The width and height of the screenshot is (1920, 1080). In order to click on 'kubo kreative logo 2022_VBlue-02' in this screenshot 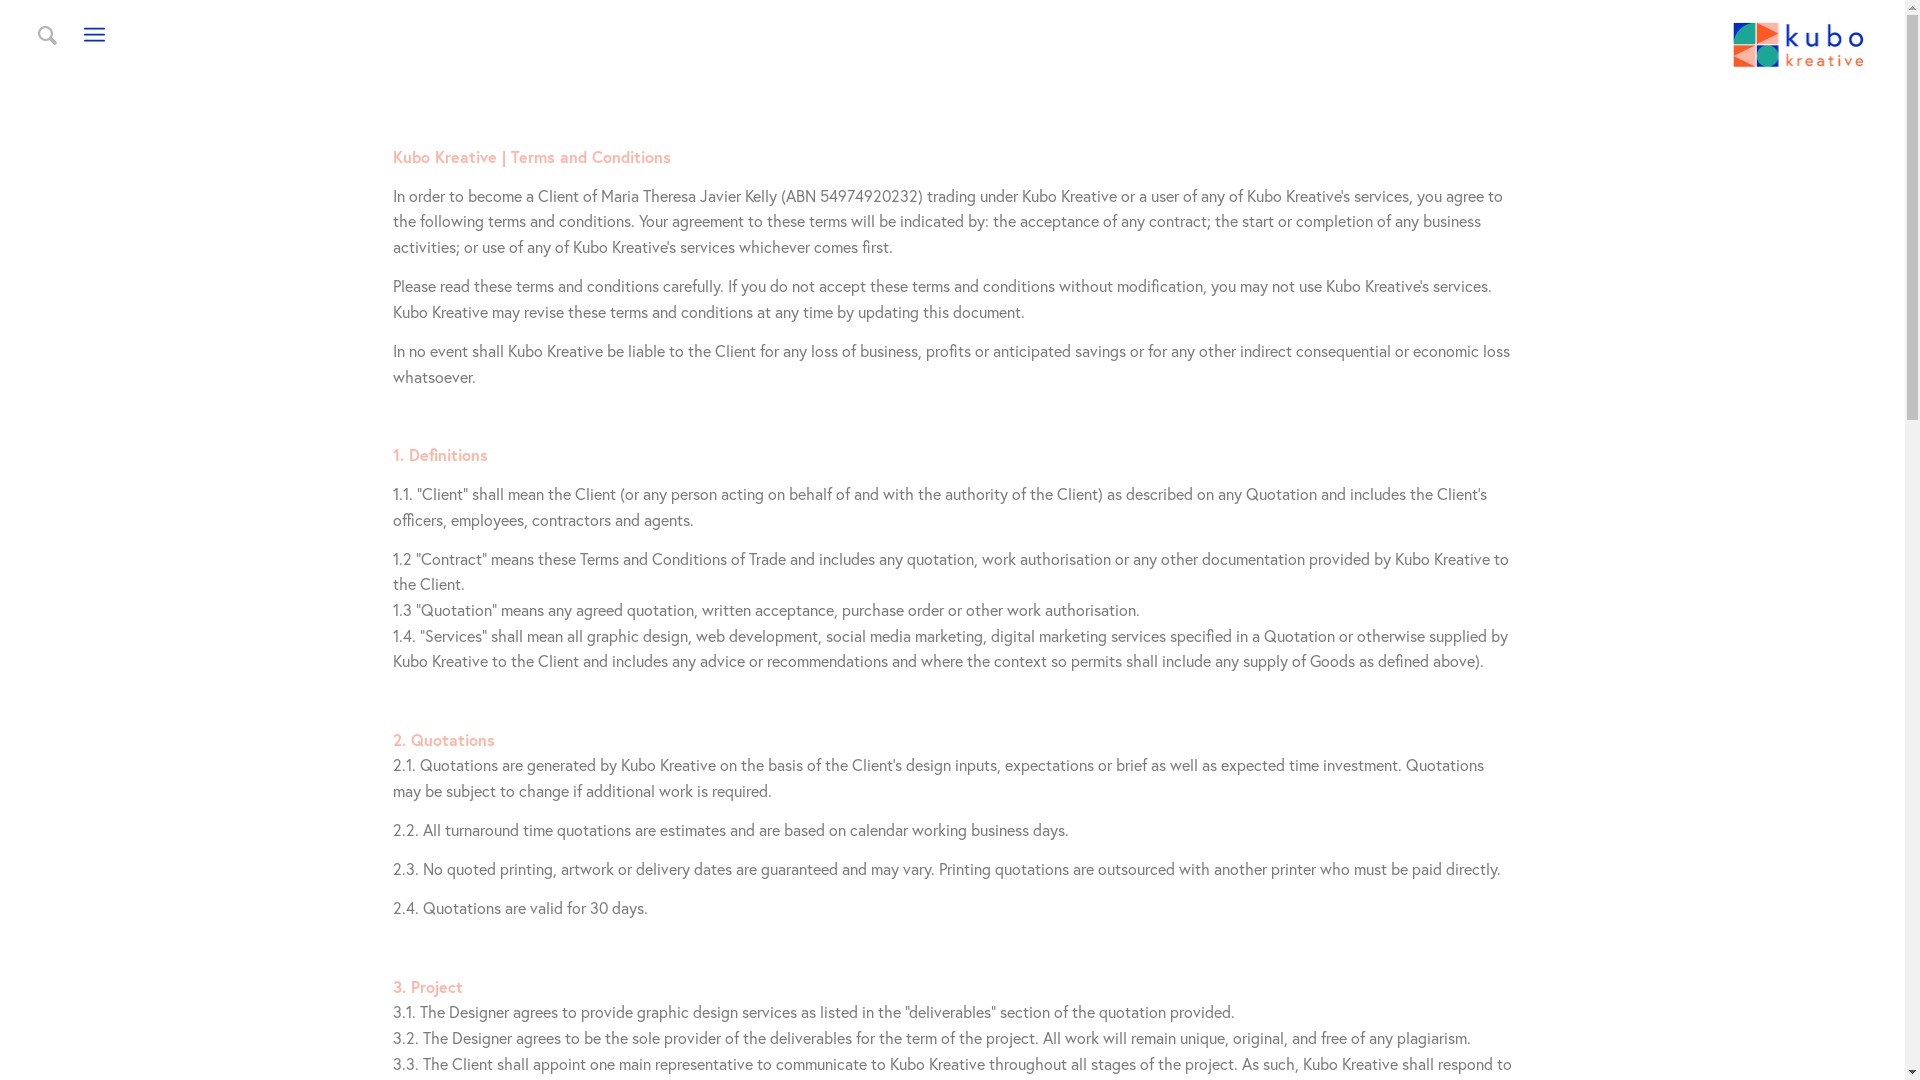, I will do `click(1798, 45)`.